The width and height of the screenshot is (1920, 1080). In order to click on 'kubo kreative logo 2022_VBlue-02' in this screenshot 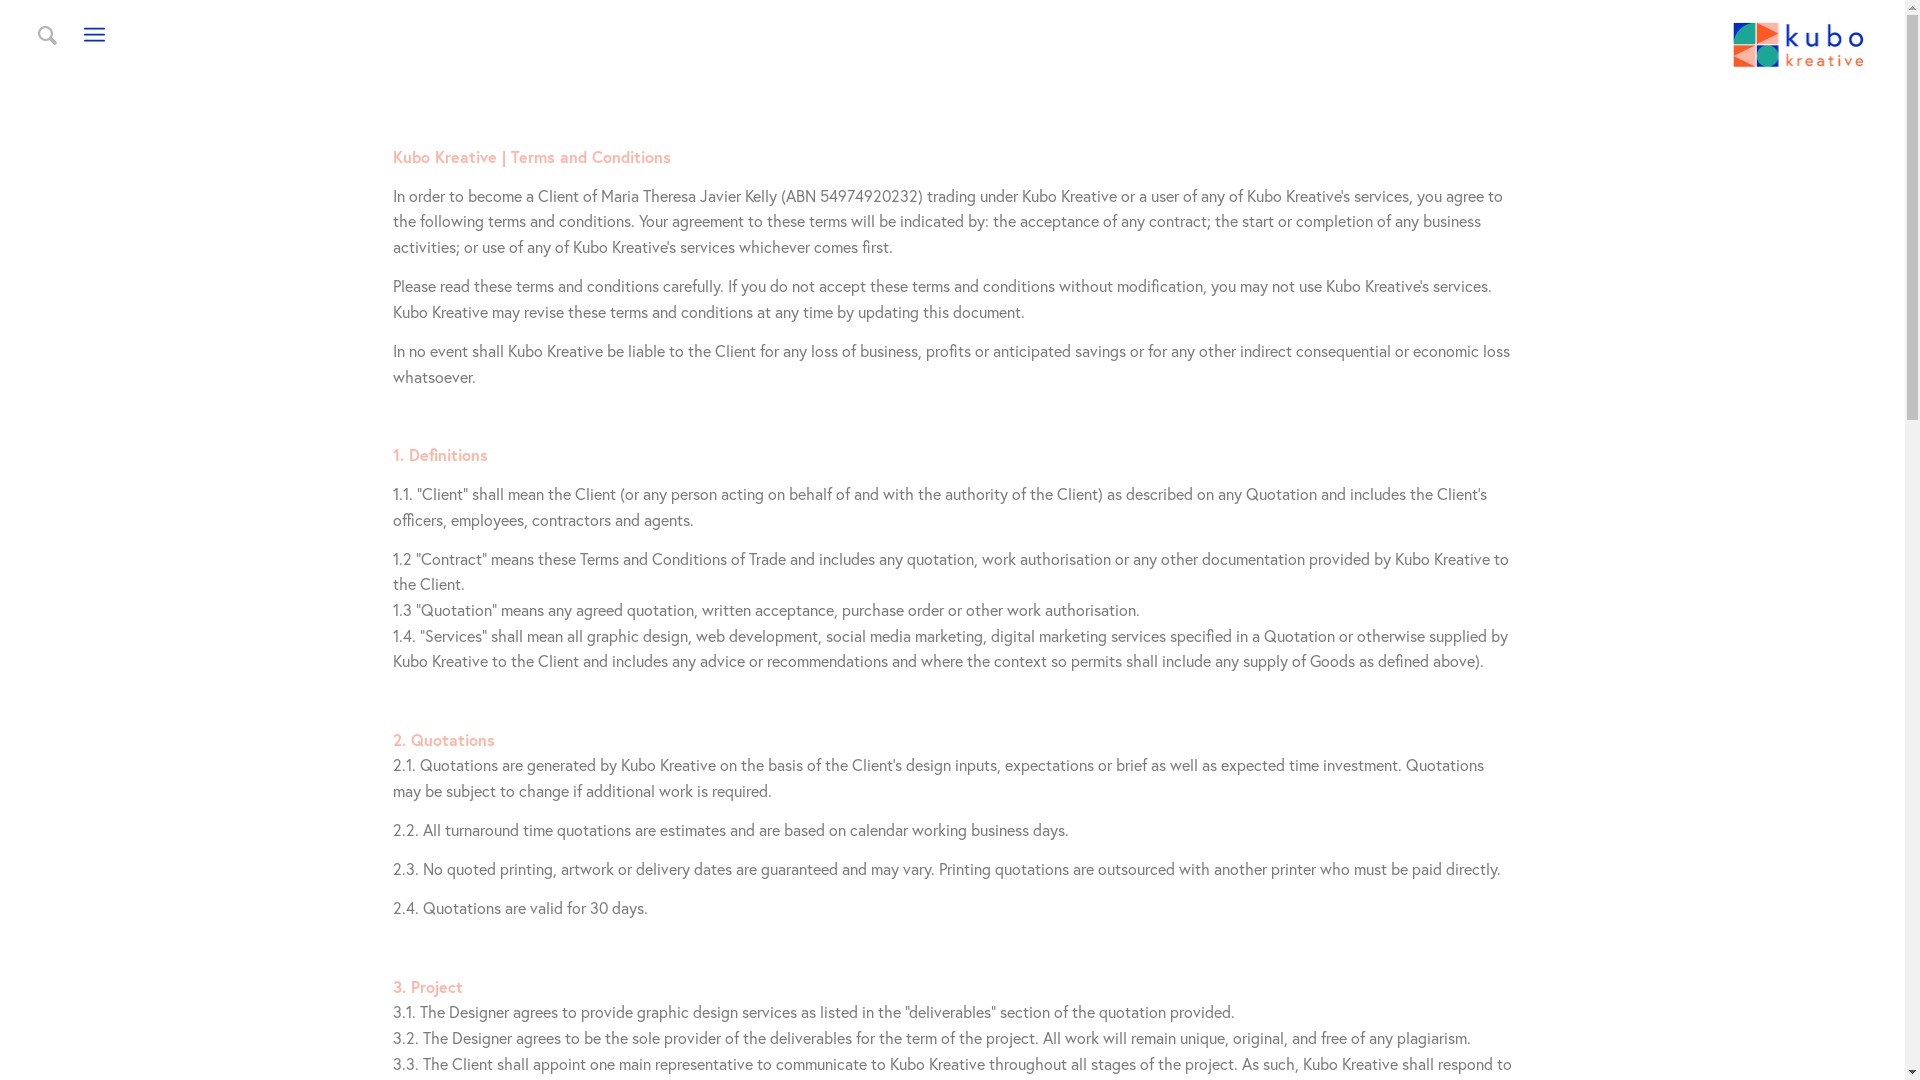, I will do `click(1798, 45)`.